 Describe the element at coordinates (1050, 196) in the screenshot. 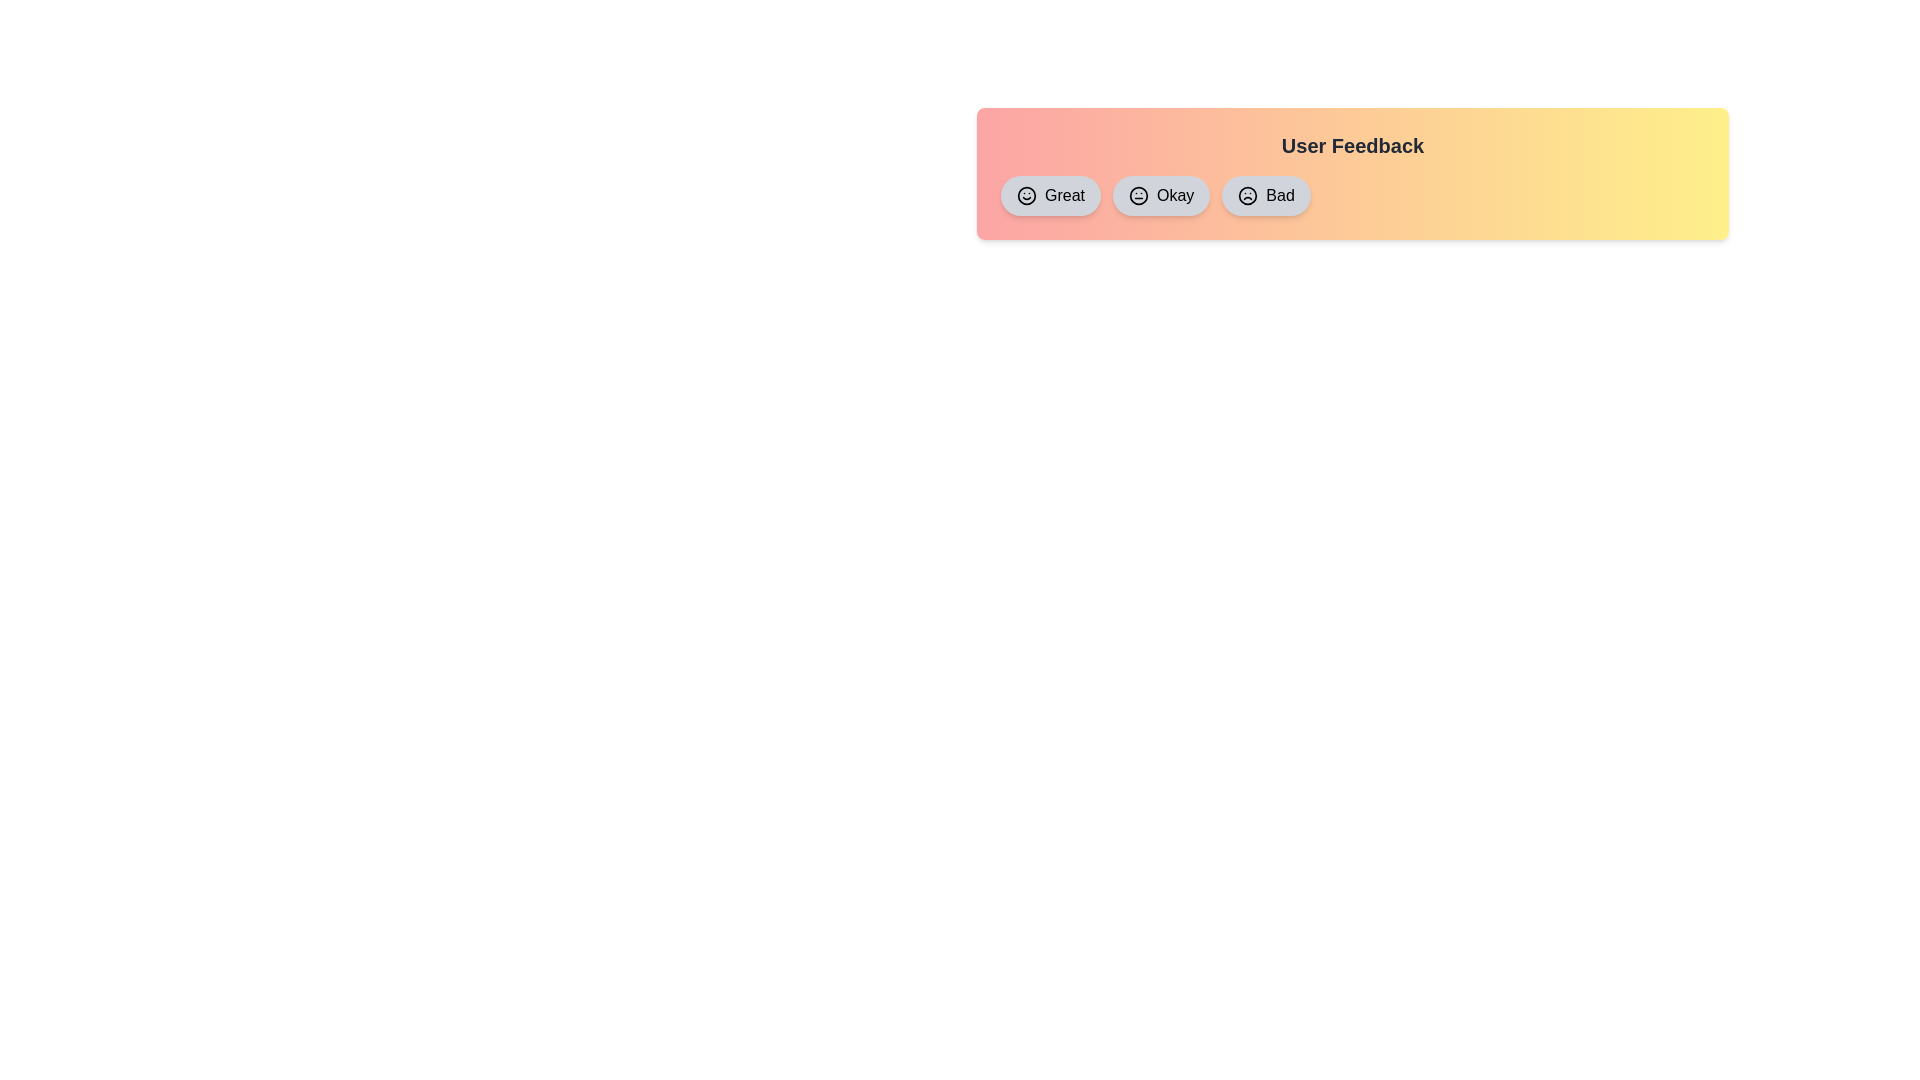

I see `the 'Great' feedback chip to toggle its selection` at that location.